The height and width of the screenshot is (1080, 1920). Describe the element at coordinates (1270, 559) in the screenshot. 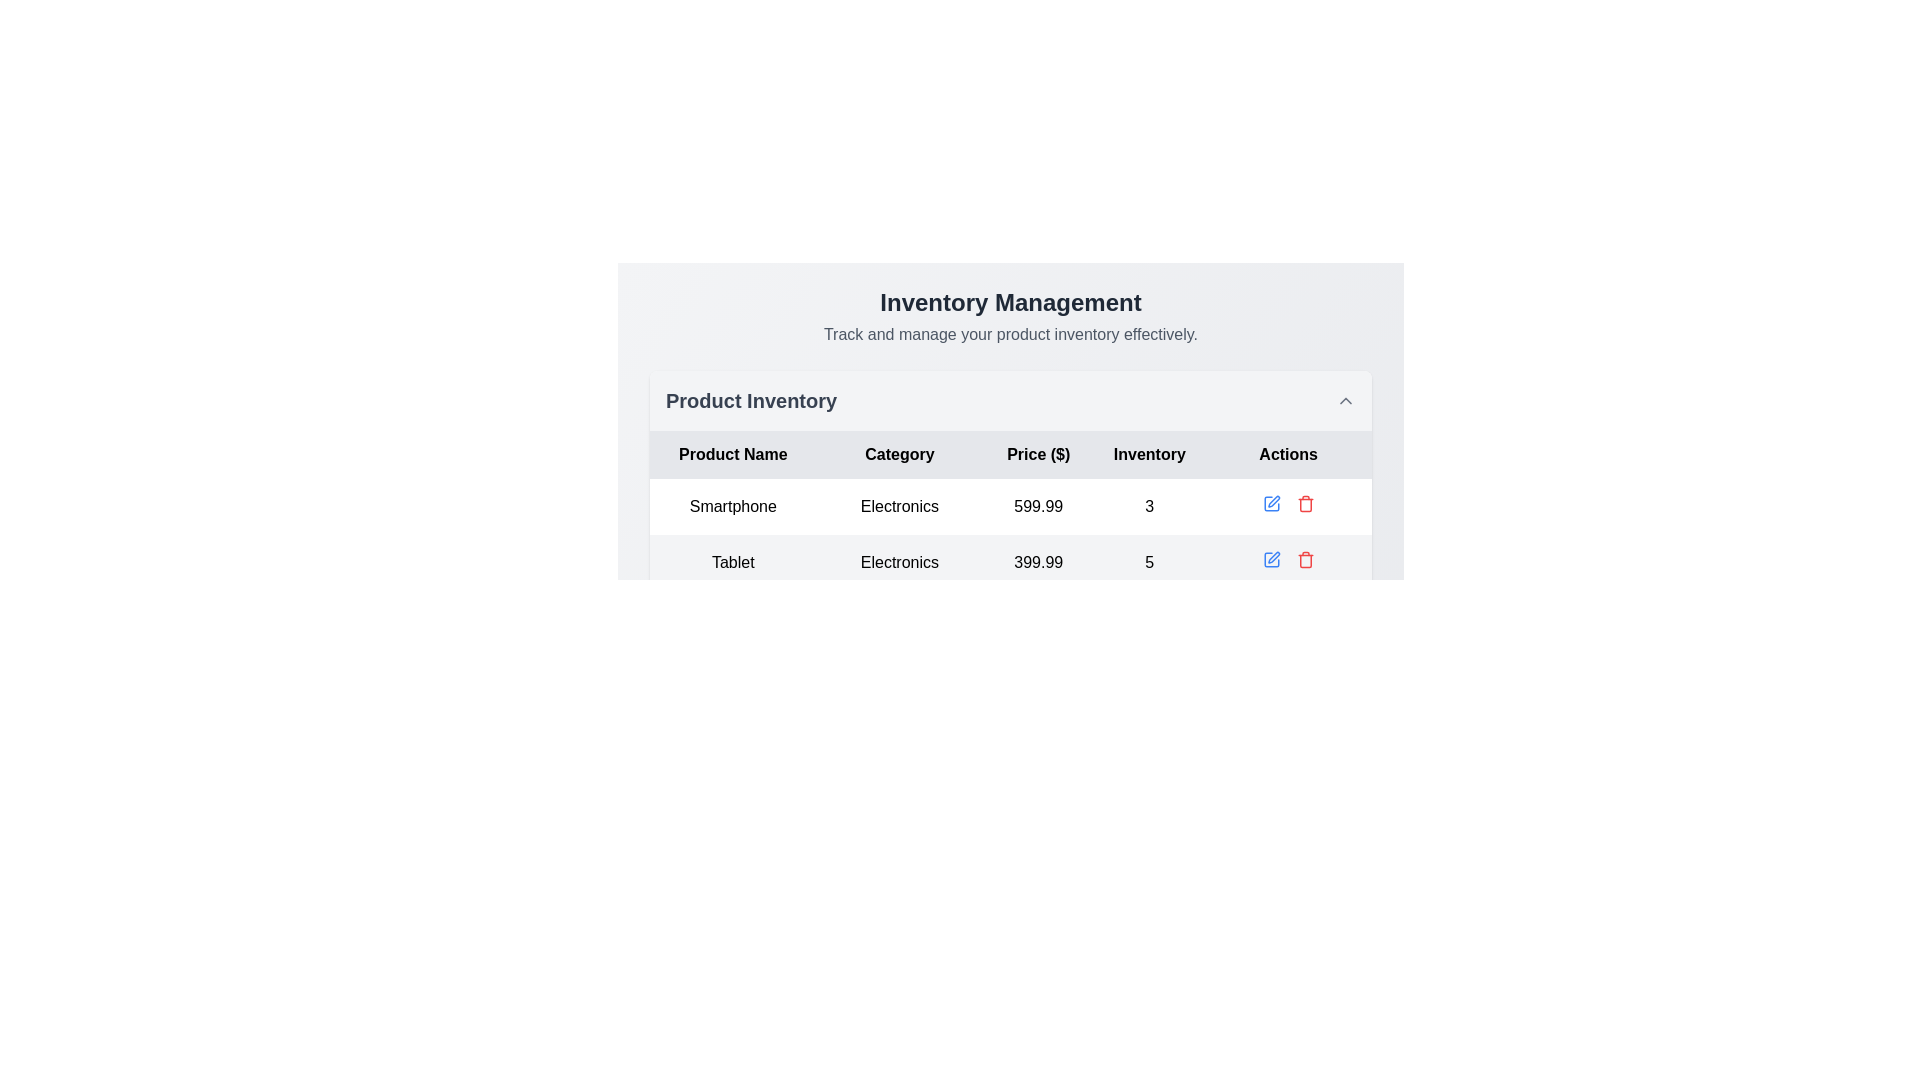

I see `the edit button with an icon located in the 'Actions' column of the second row in the 'Product Inventory' table to initiate the edit operation for the 'Tablet' entry` at that location.